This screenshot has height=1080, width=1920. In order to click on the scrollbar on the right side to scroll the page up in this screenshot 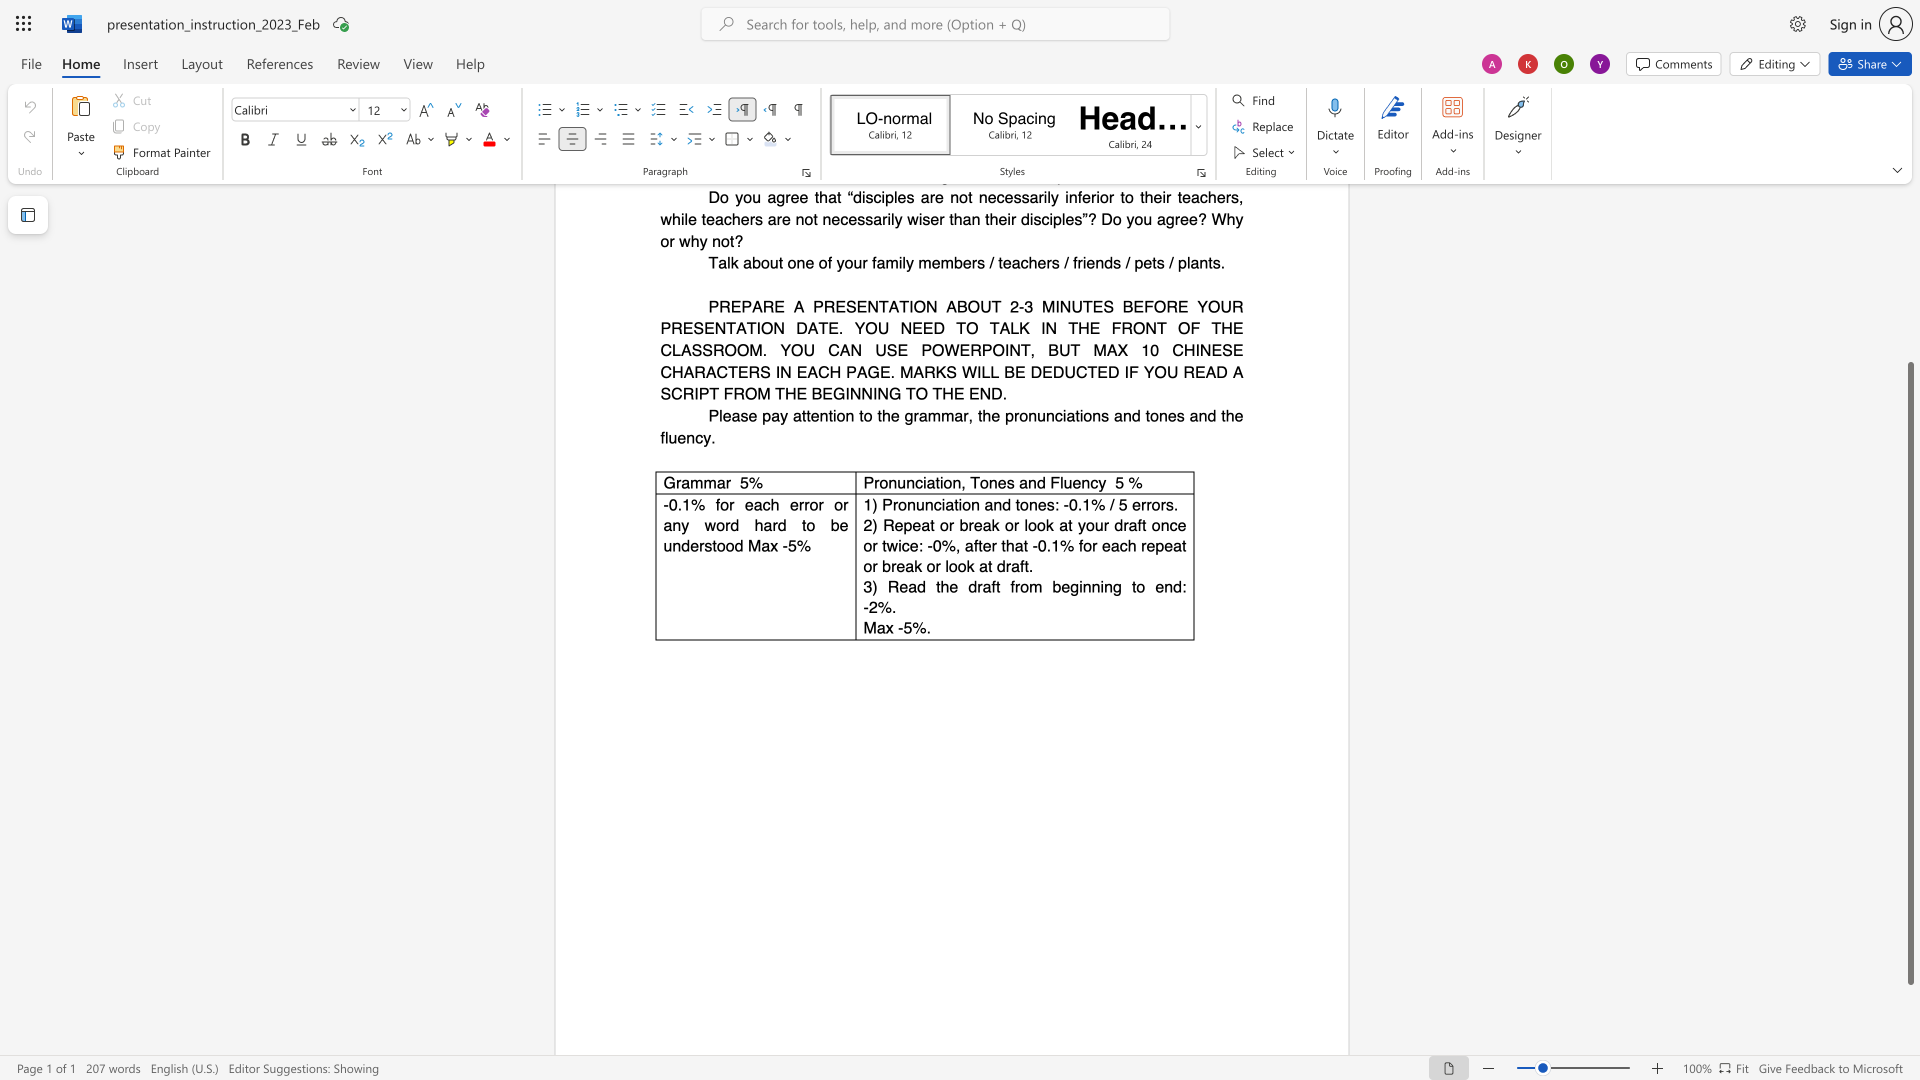, I will do `click(1909, 319)`.